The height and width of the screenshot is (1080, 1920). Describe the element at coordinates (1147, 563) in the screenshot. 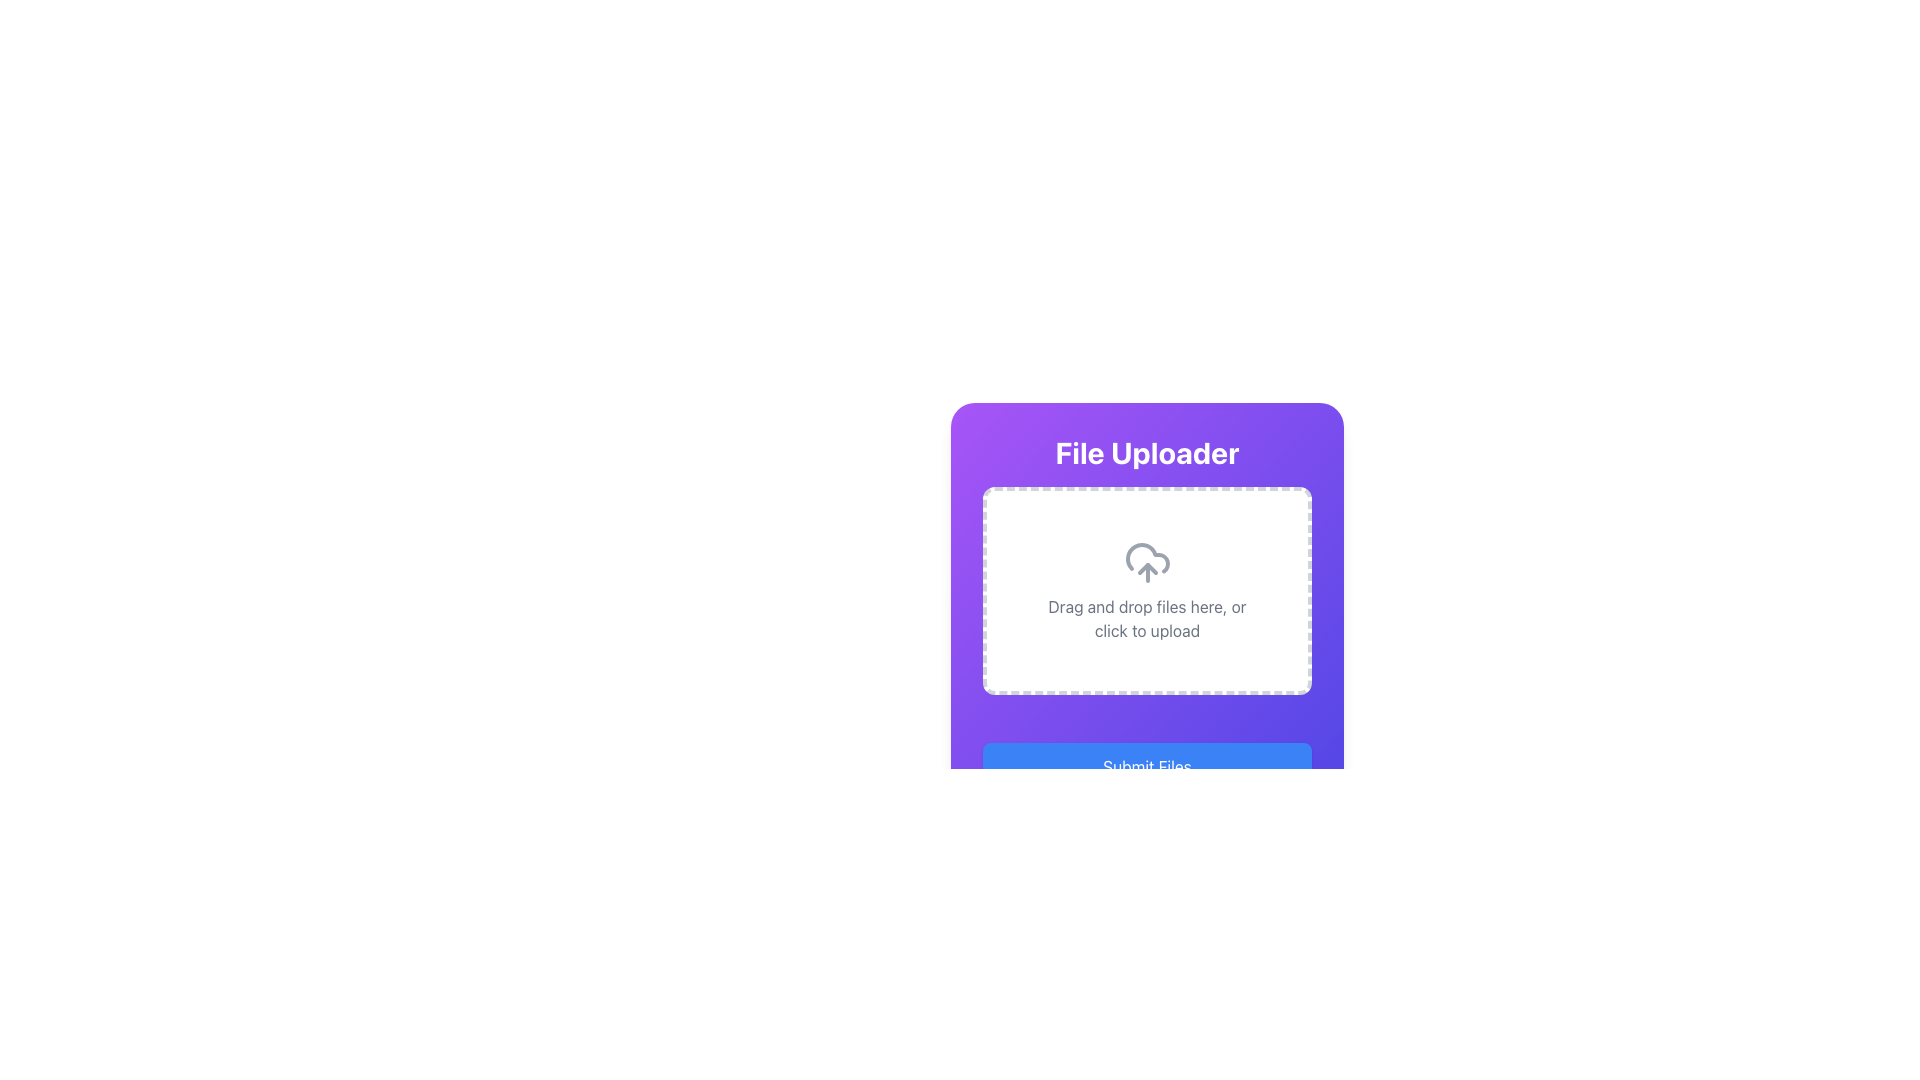

I see `the cloud upload icon, which is the main graphic indicating the upload action in the file uploader component, located above the 'Drag and drop files here, or click to upload' text` at that location.